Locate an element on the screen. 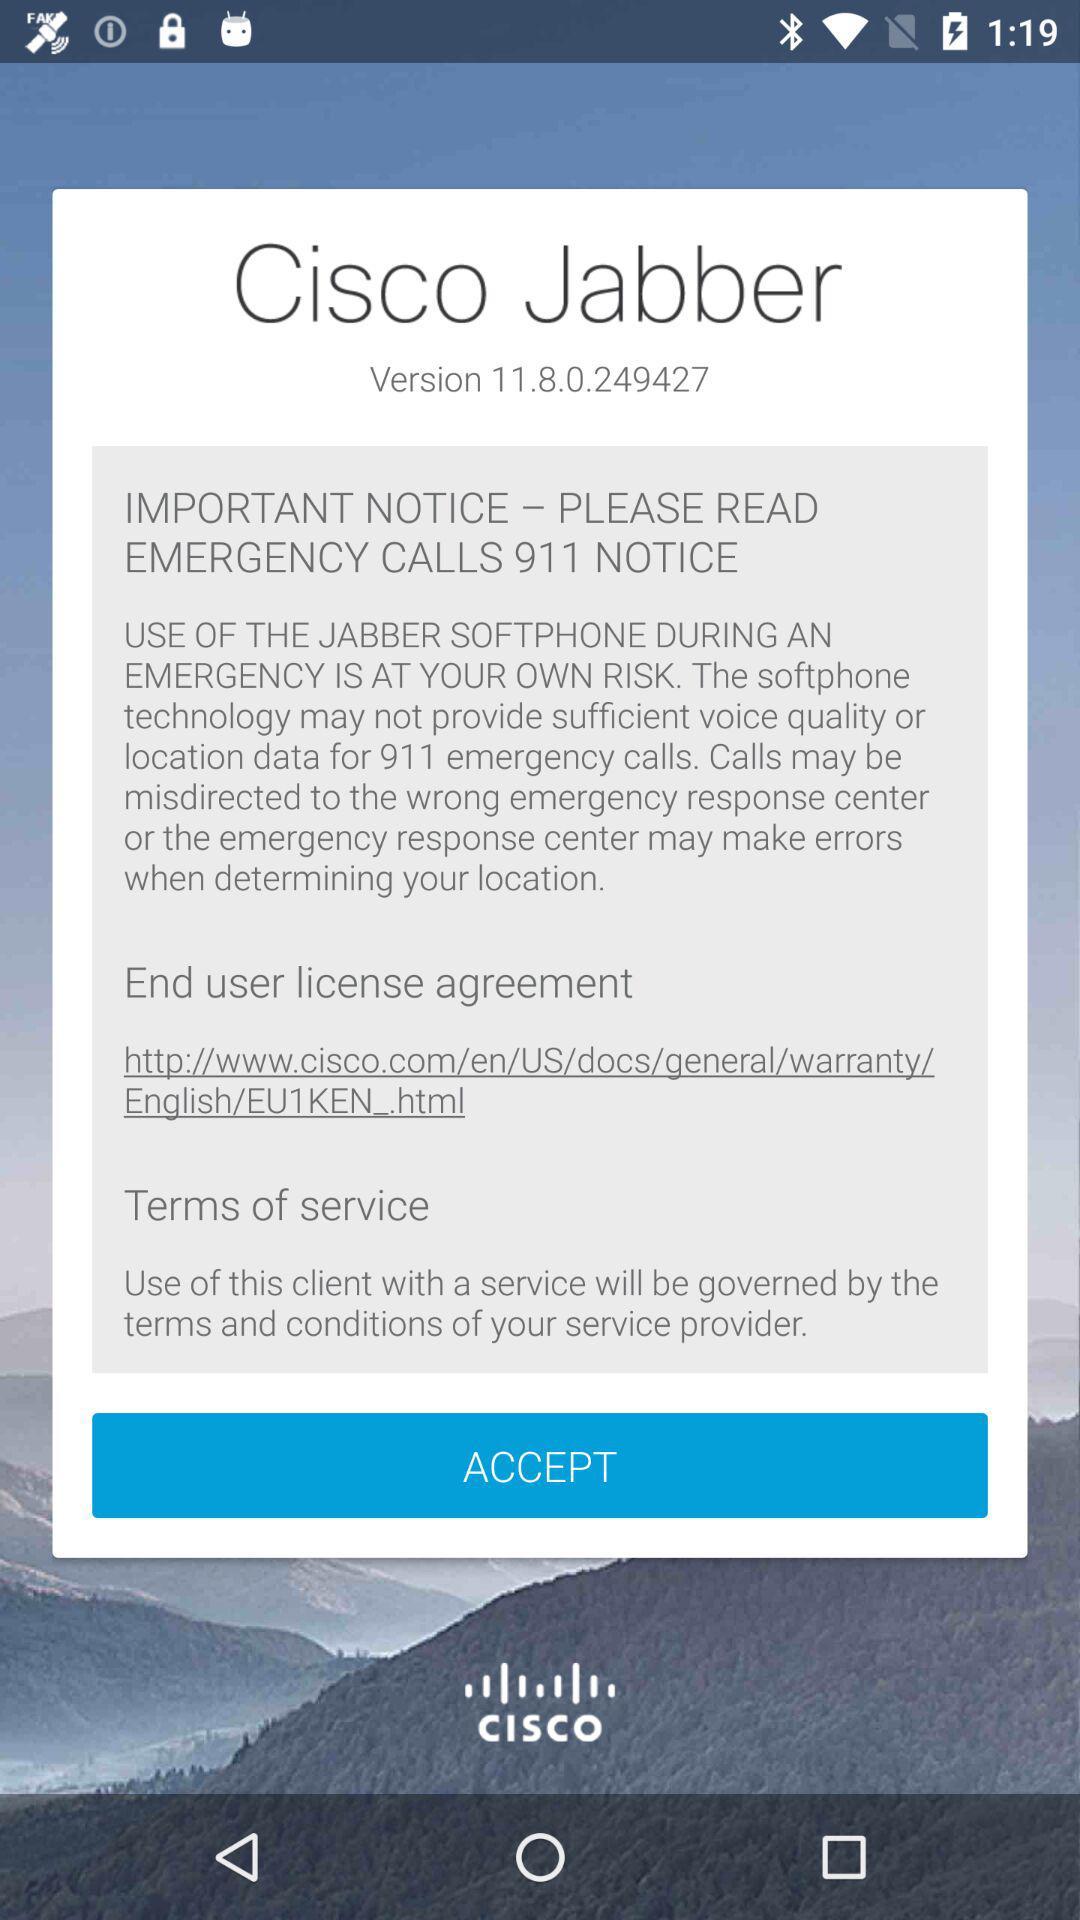 The height and width of the screenshot is (1920, 1080). the complete white background is located at coordinates (540, 873).